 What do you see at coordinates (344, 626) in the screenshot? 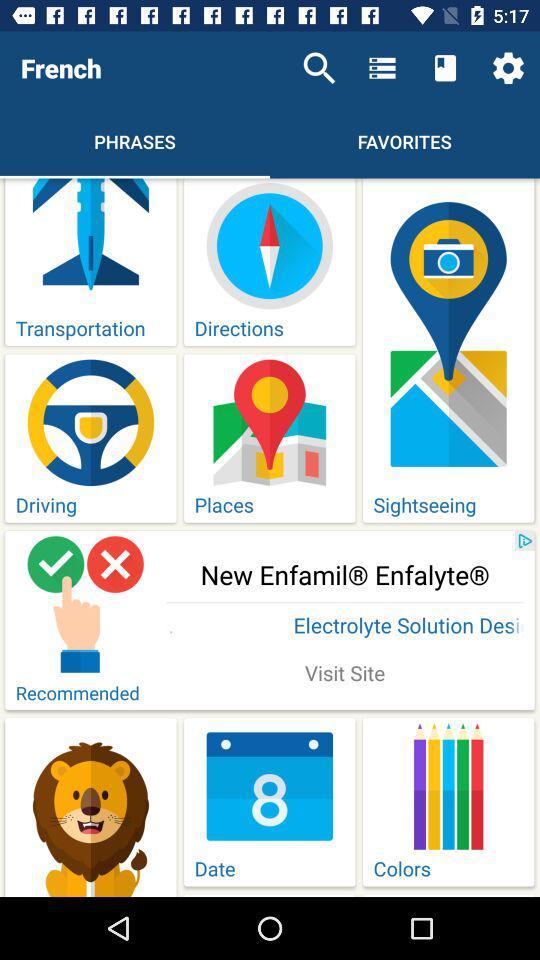
I see `the icon above visit site icon` at bounding box center [344, 626].